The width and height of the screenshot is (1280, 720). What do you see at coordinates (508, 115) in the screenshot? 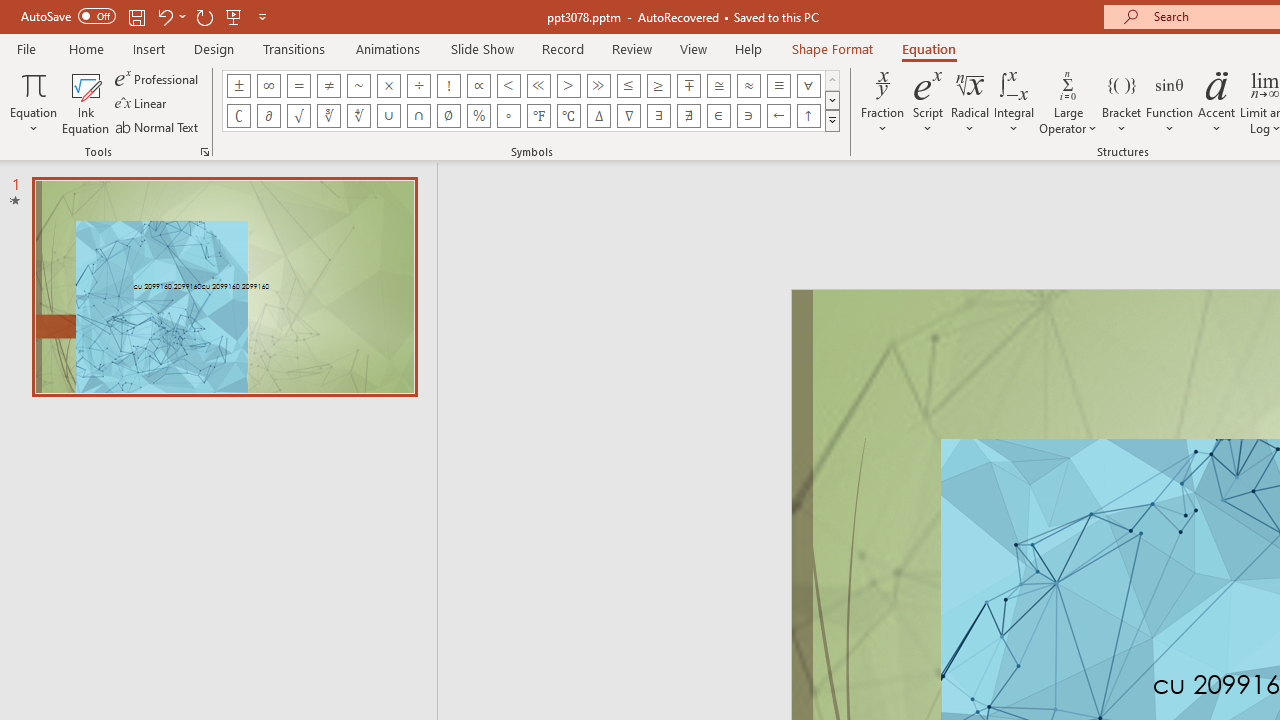
I see `'Equation Symbol Degrees'` at bounding box center [508, 115].